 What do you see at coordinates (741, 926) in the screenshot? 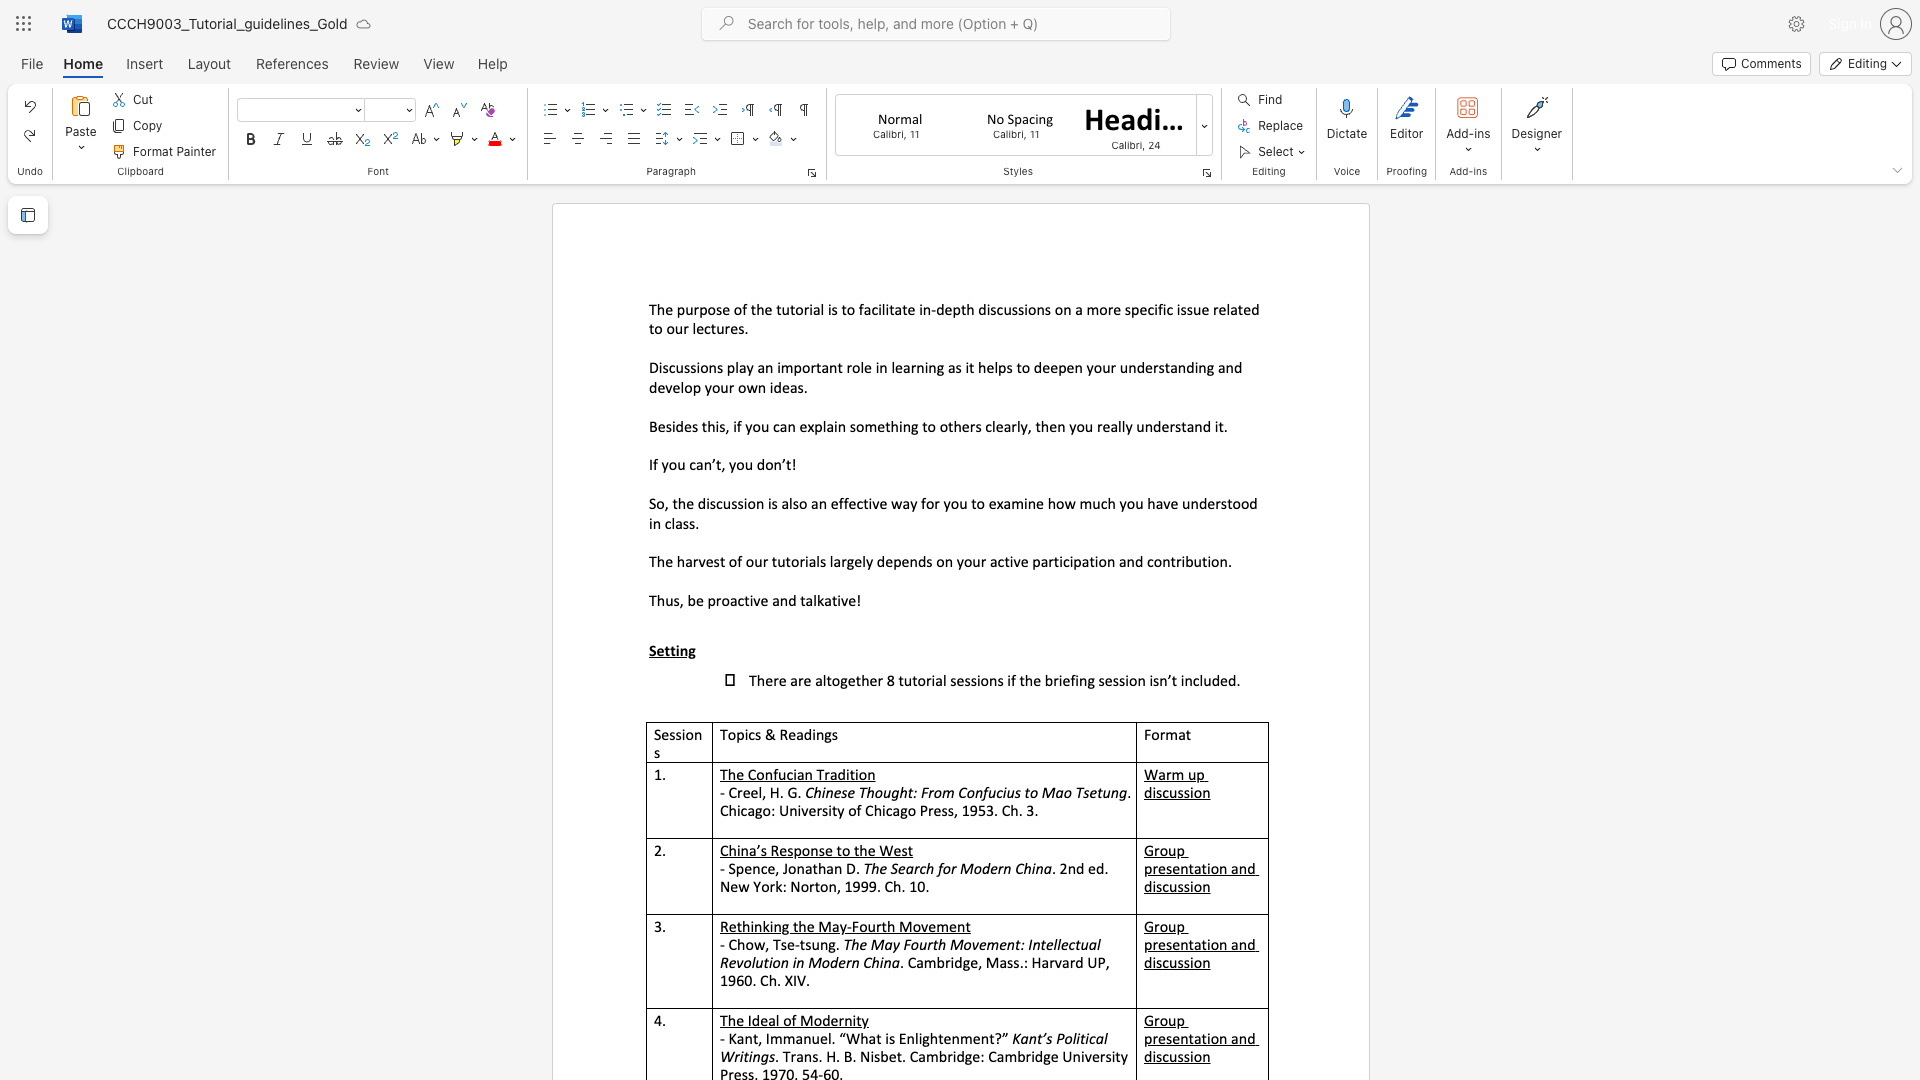
I see `the subset text "hinking the May-Fourth Moveme" within the text "Rethinking the May-Fourth Movement"` at bounding box center [741, 926].